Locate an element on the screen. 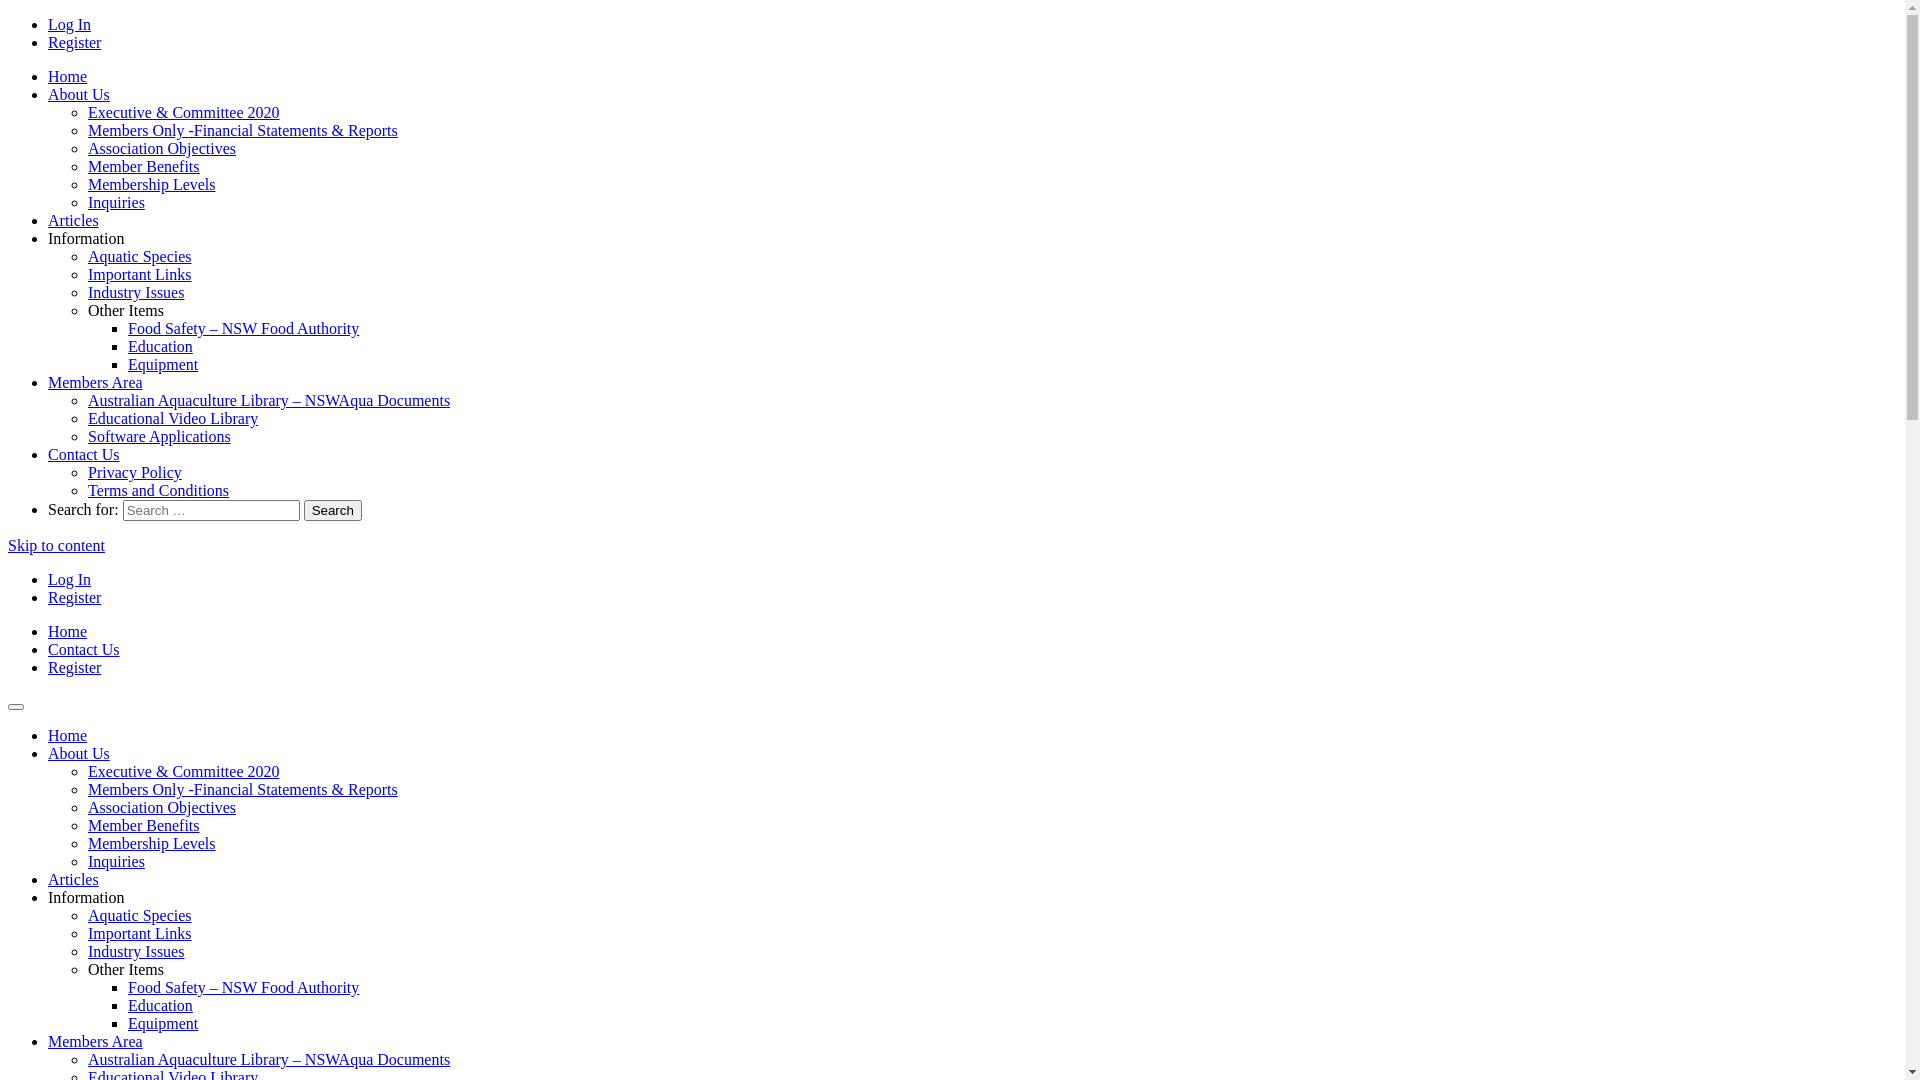  'Executive & Committee 2020' is located at coordinates (86, 770).